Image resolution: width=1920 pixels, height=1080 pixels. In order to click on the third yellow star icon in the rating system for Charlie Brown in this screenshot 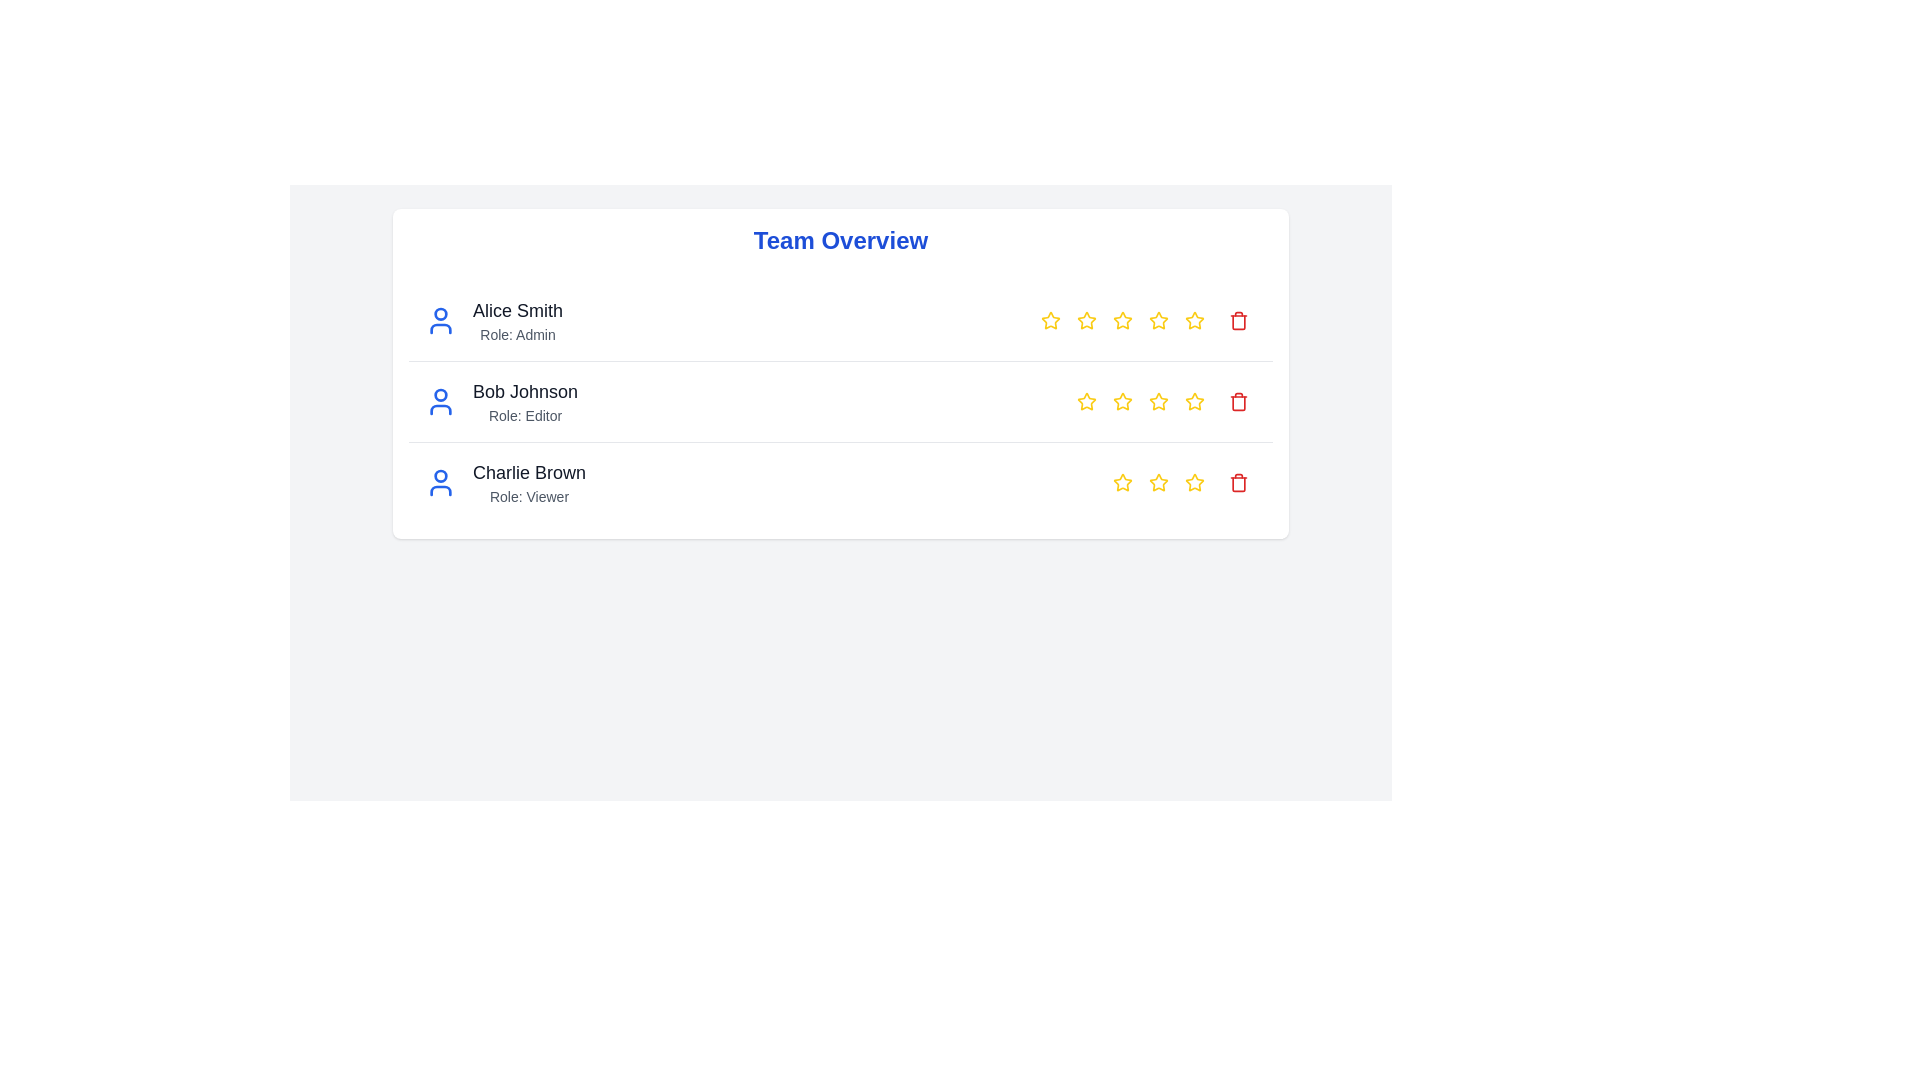, I will do `click(1158, 482)`.